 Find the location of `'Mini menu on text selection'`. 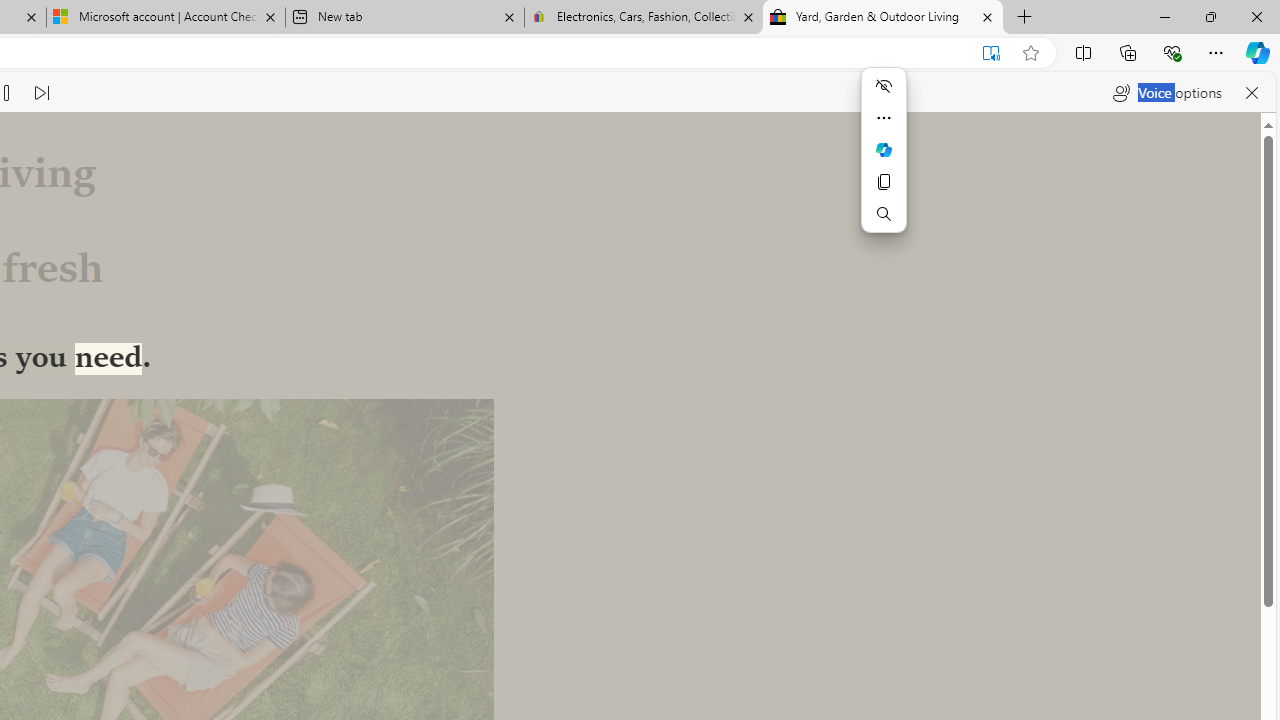

'Mini menu on text selection' is located at coordinates (882, 148).